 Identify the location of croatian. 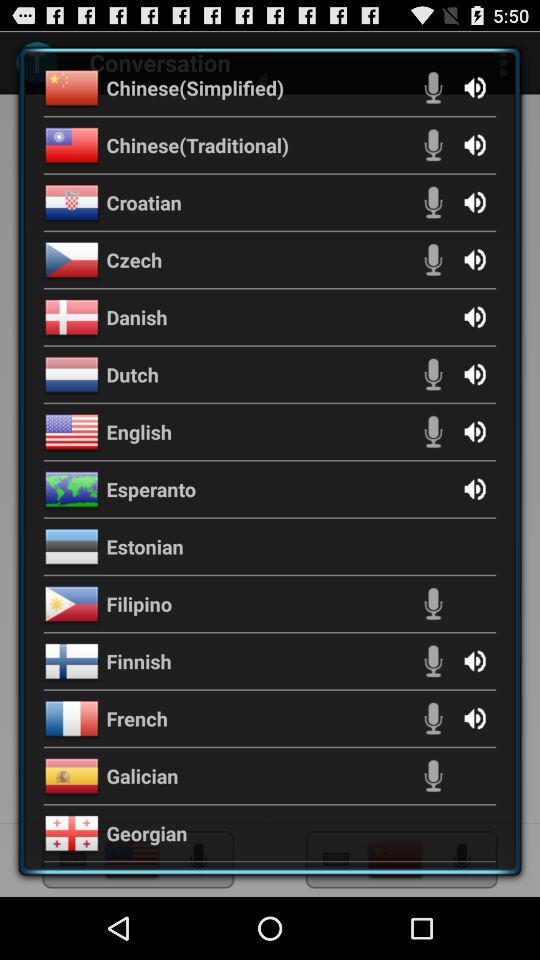
(143, 202).